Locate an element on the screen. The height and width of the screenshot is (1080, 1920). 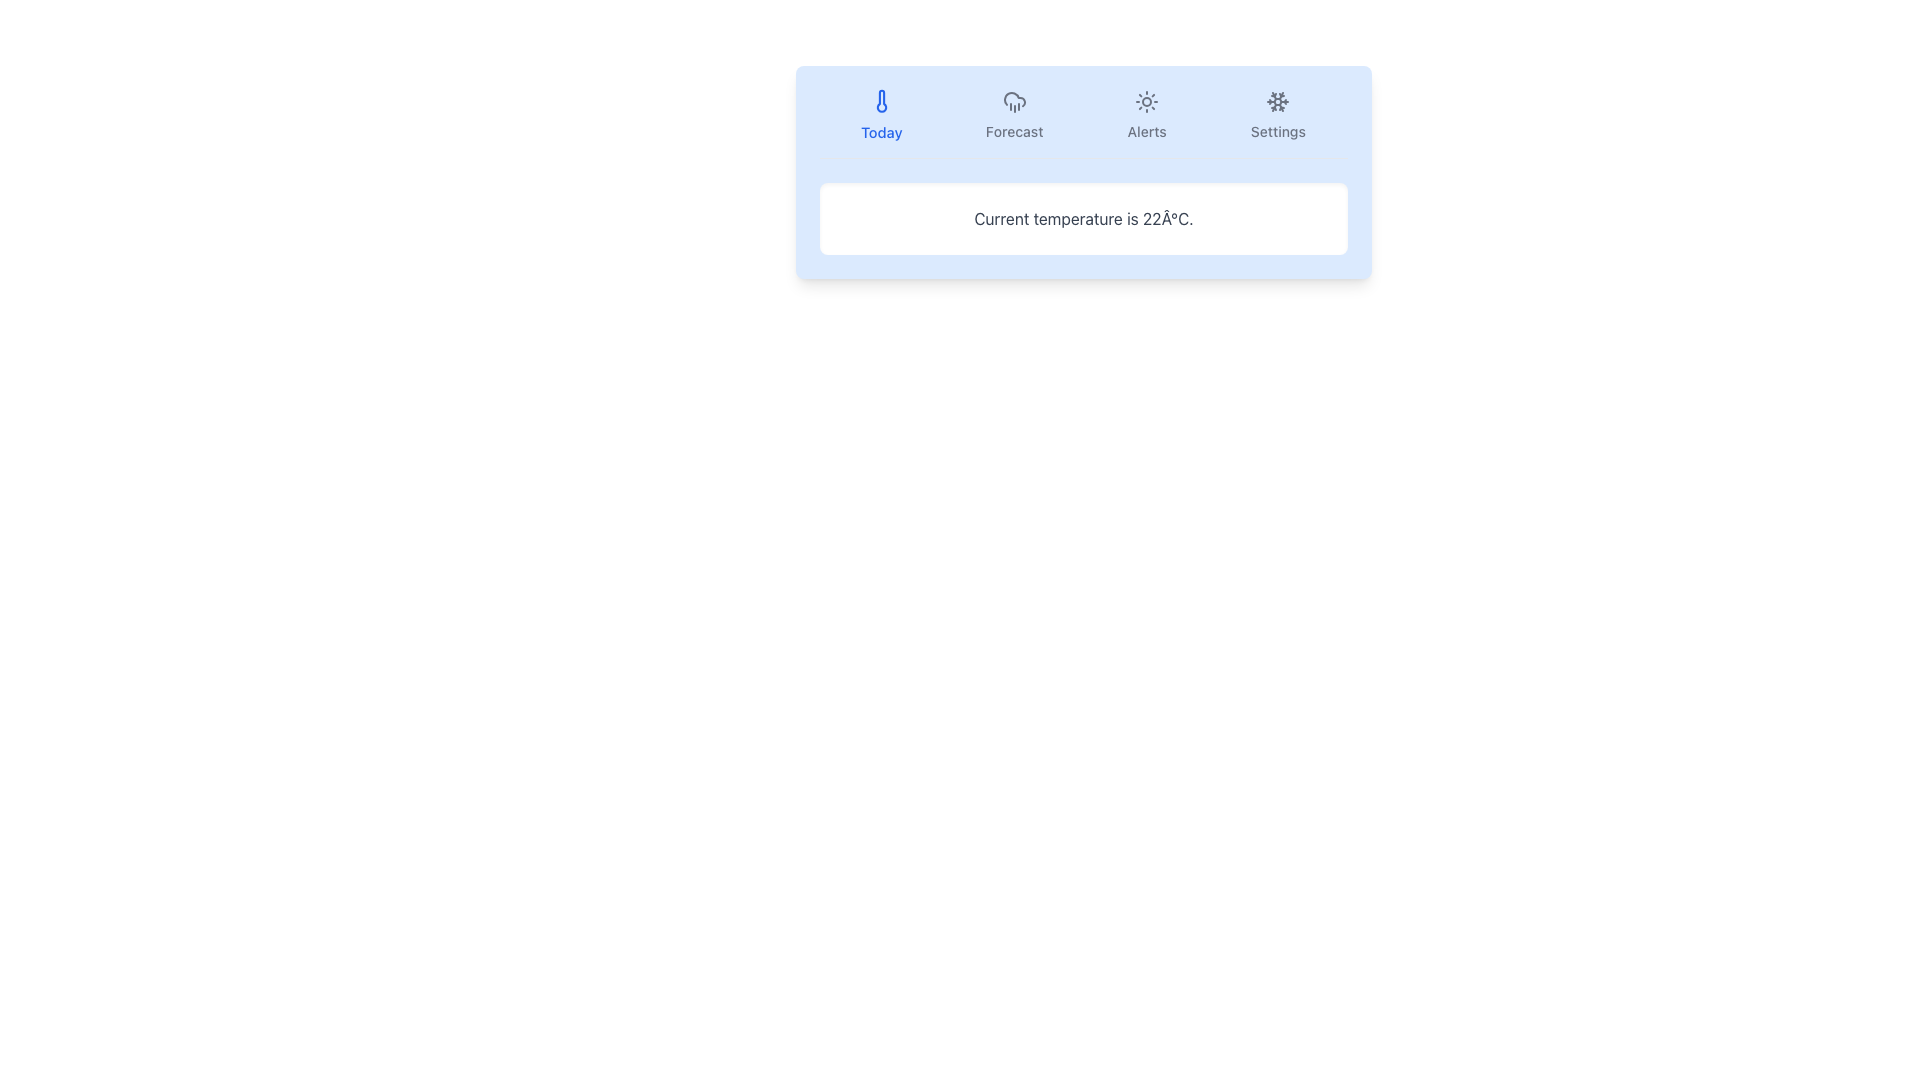
the 'Alerts' icon, which is the third icon from the left in the weather-related icons row at the top of the panel is located at coordinates (1147, 101).